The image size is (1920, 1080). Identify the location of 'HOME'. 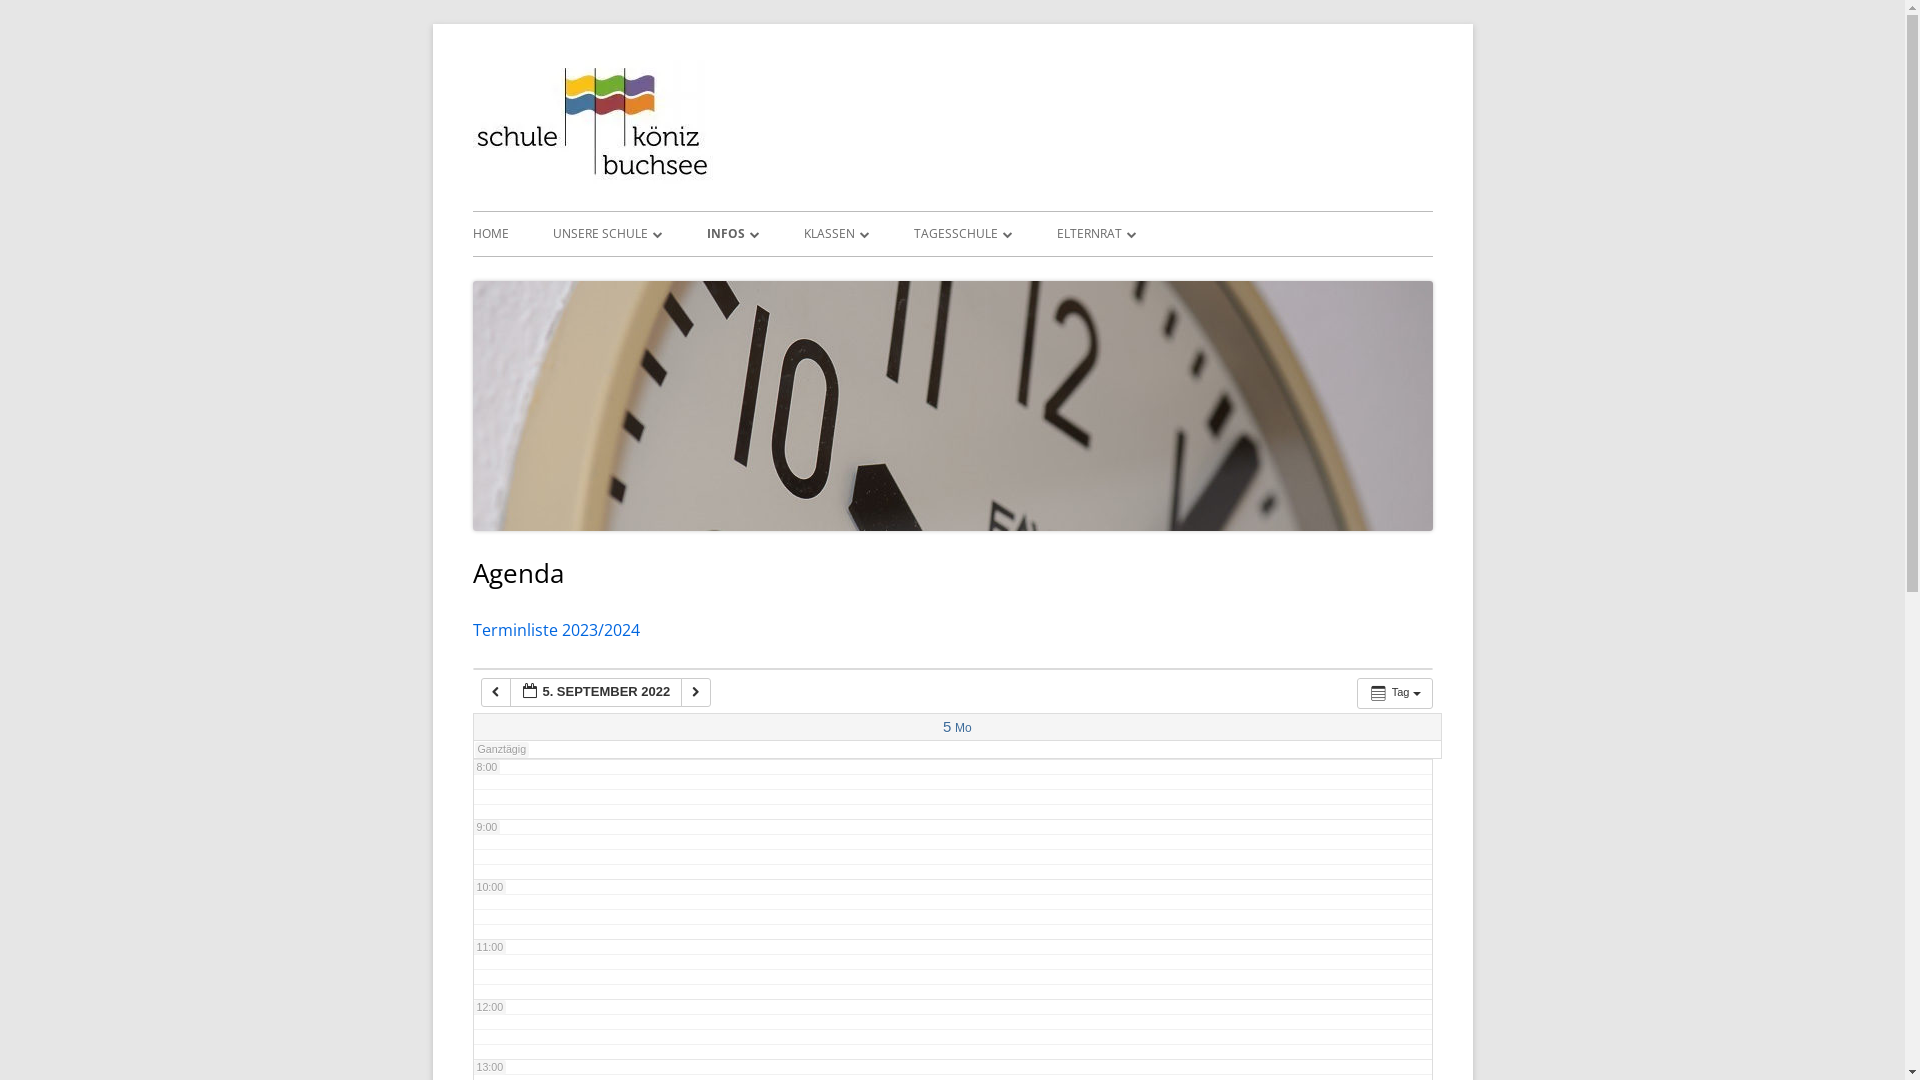
(489, 233).